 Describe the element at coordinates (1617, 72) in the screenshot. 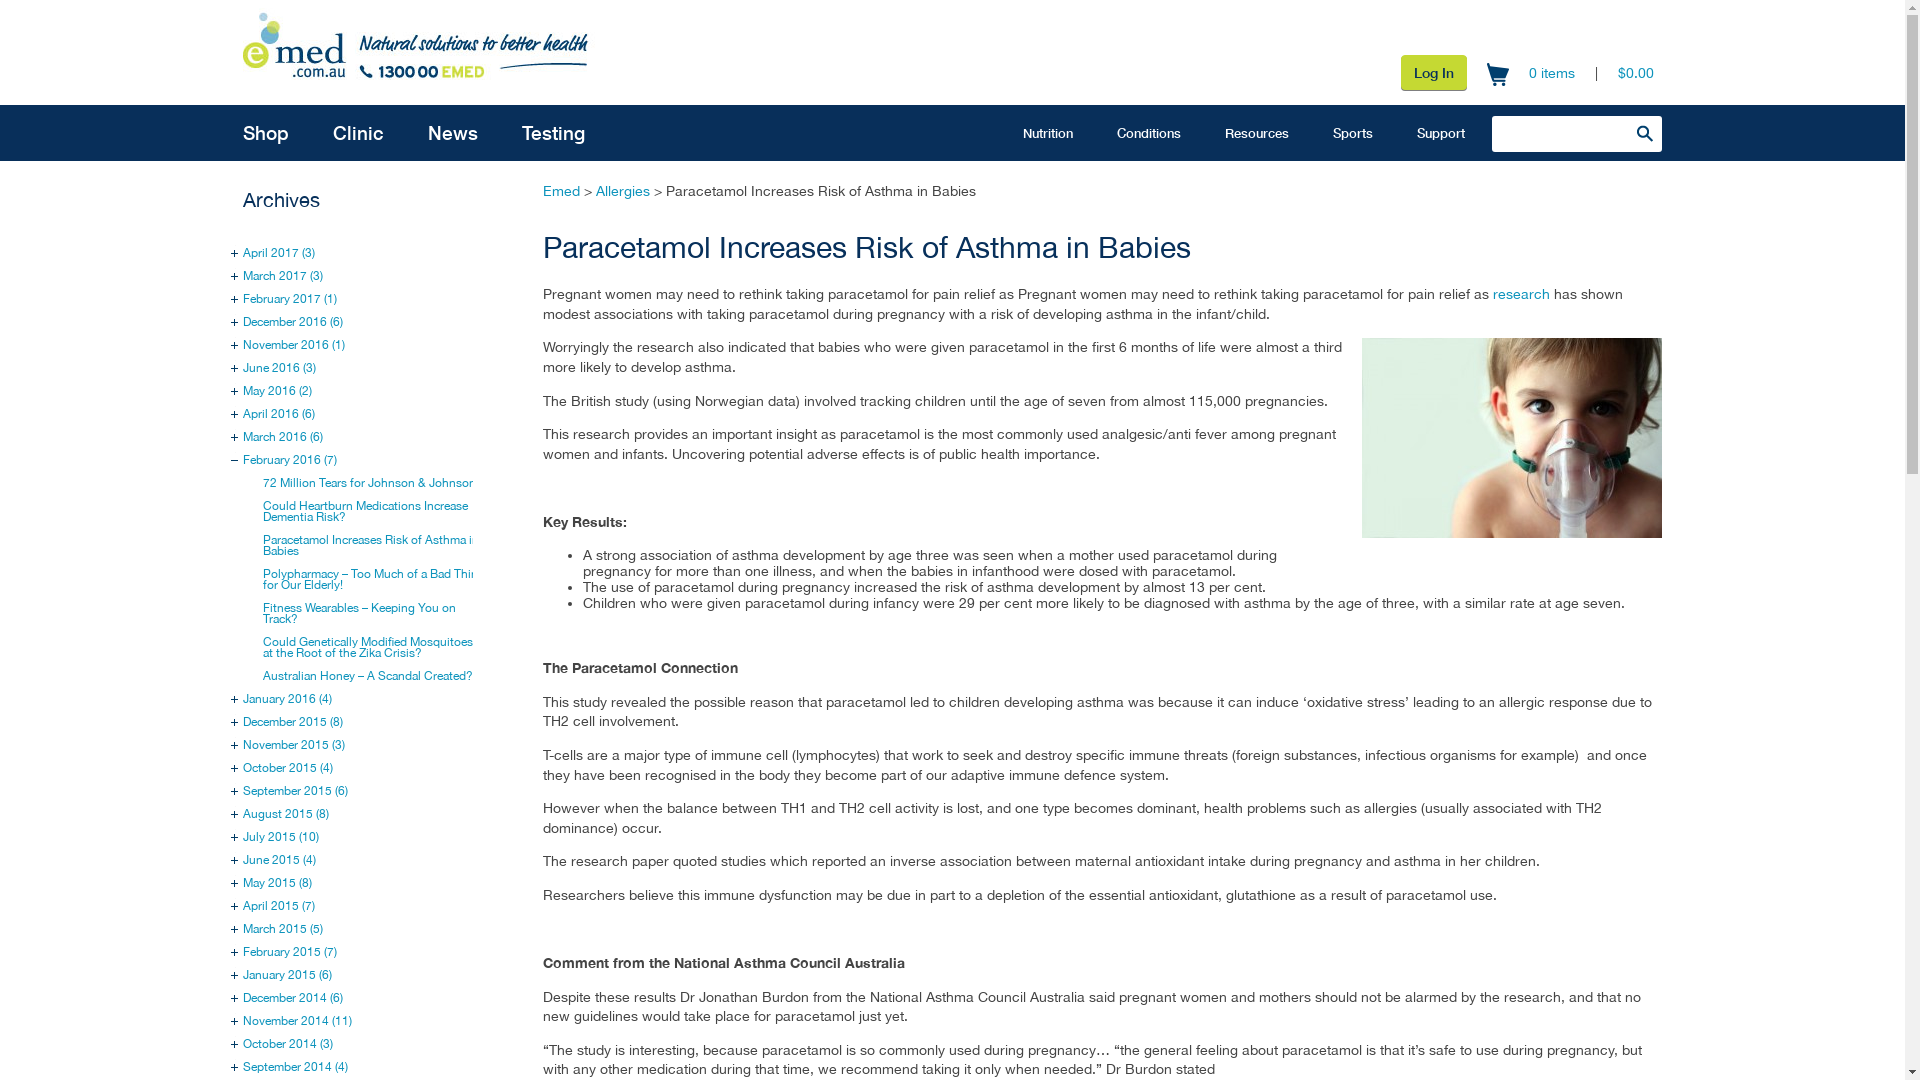

I see `'$0.00'` at that location.